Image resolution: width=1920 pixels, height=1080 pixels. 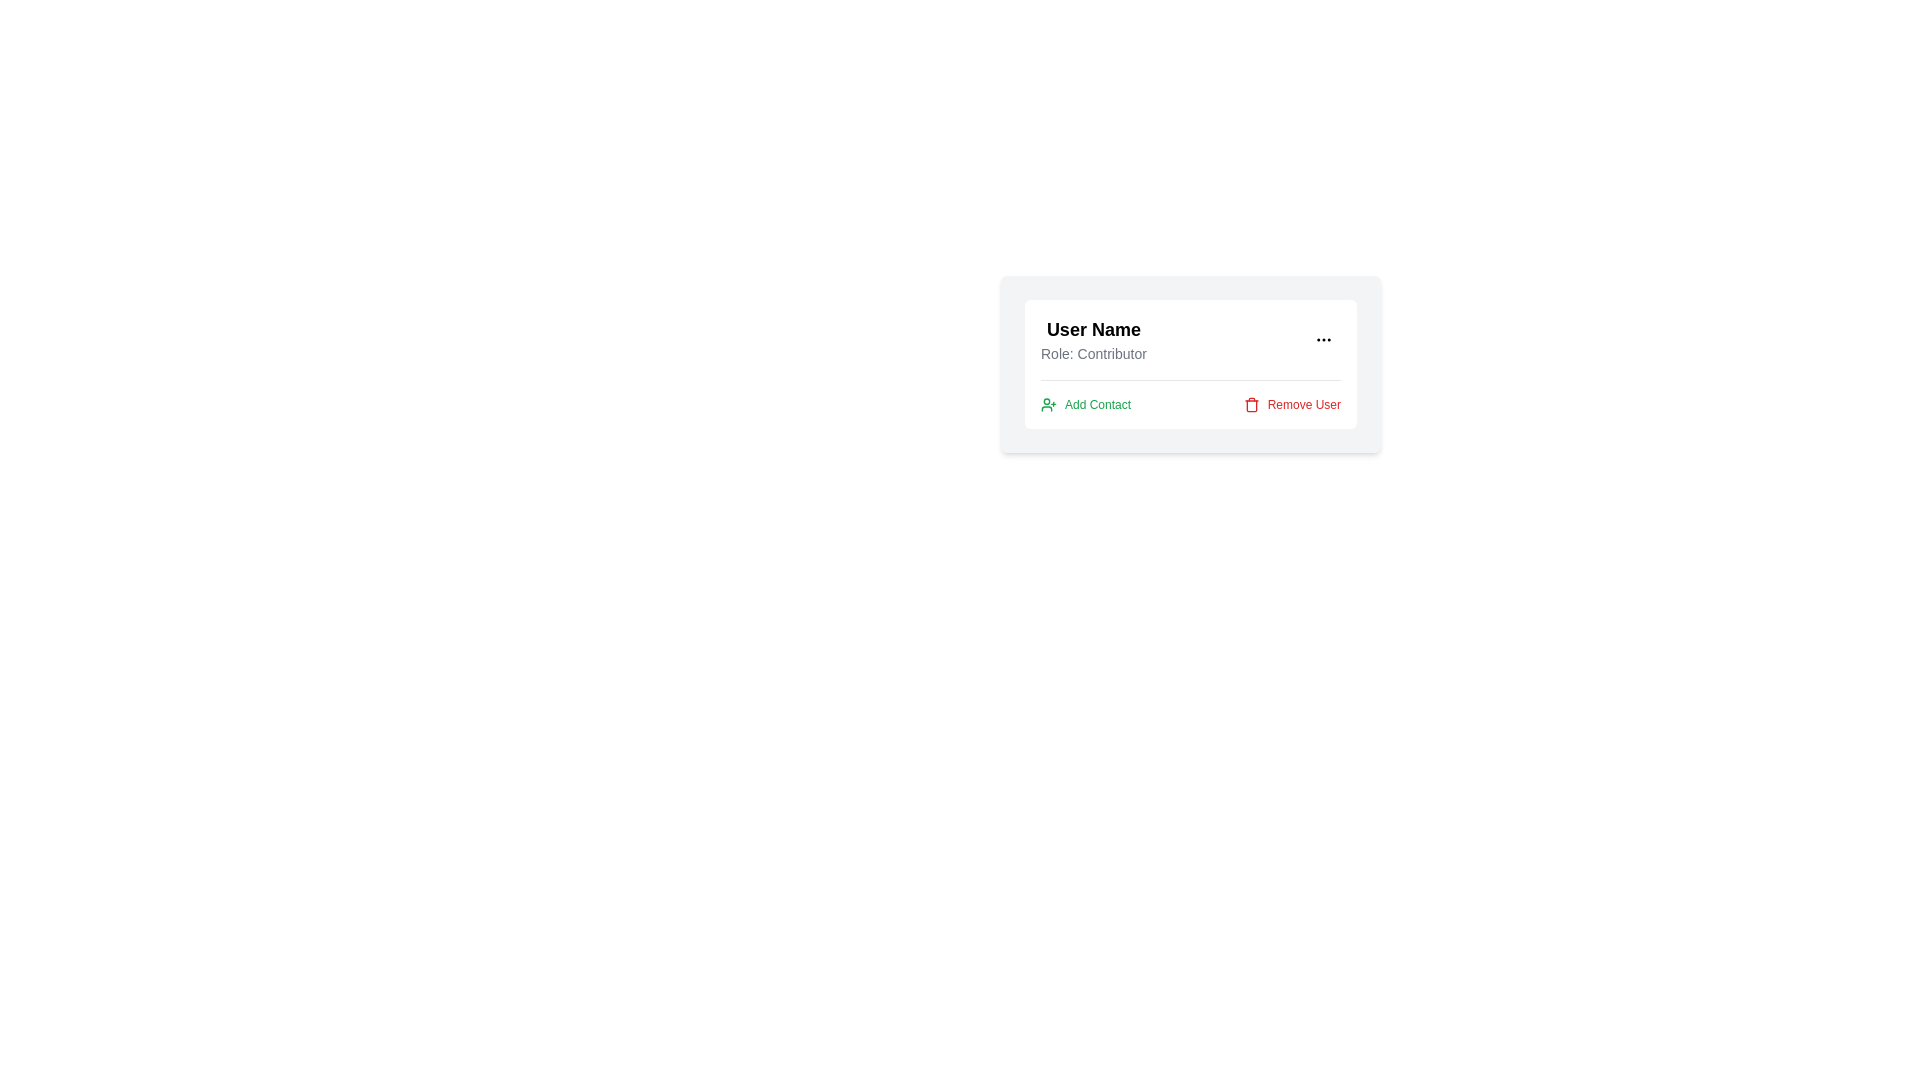 I want to click on the 'Remove User' button, which is a horizontally aligned text button styled in small red text with a trashcan icon, located to the right of the 'Add Contact' button under the user information card, so click(x=1292, y=405).